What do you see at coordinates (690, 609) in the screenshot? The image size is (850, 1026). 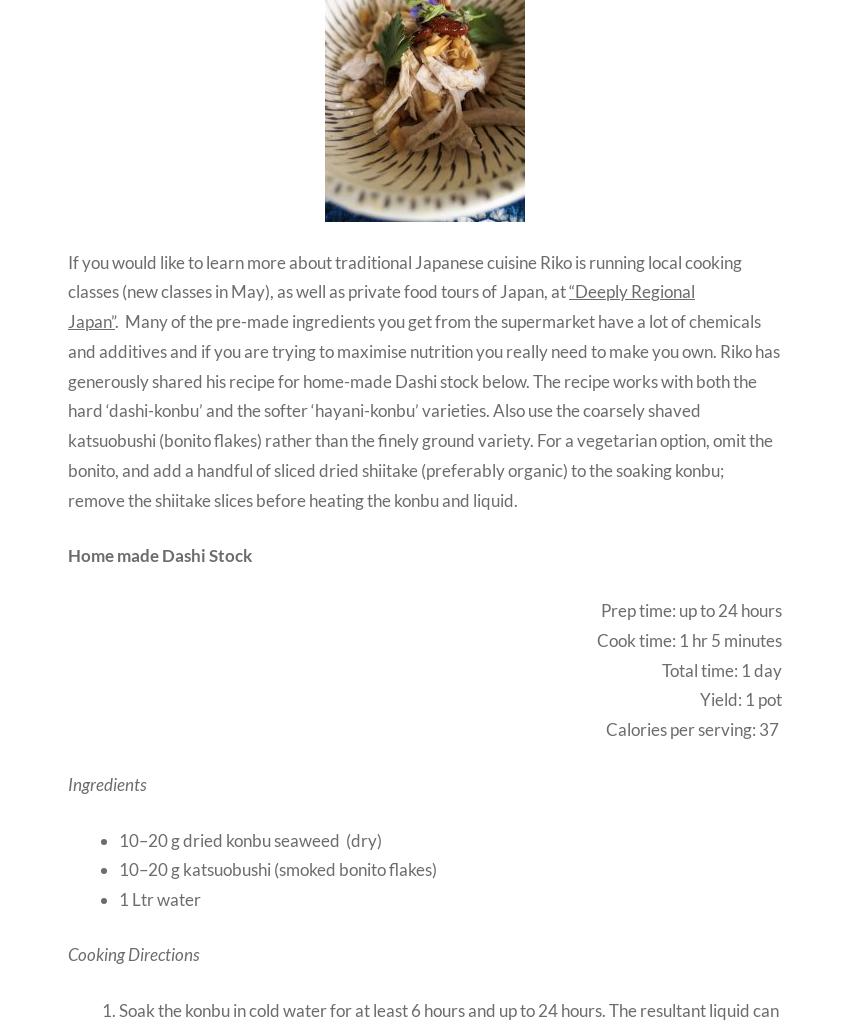 I see `'Prep time: up to 24 hours'` at bounding box center [690, 609].